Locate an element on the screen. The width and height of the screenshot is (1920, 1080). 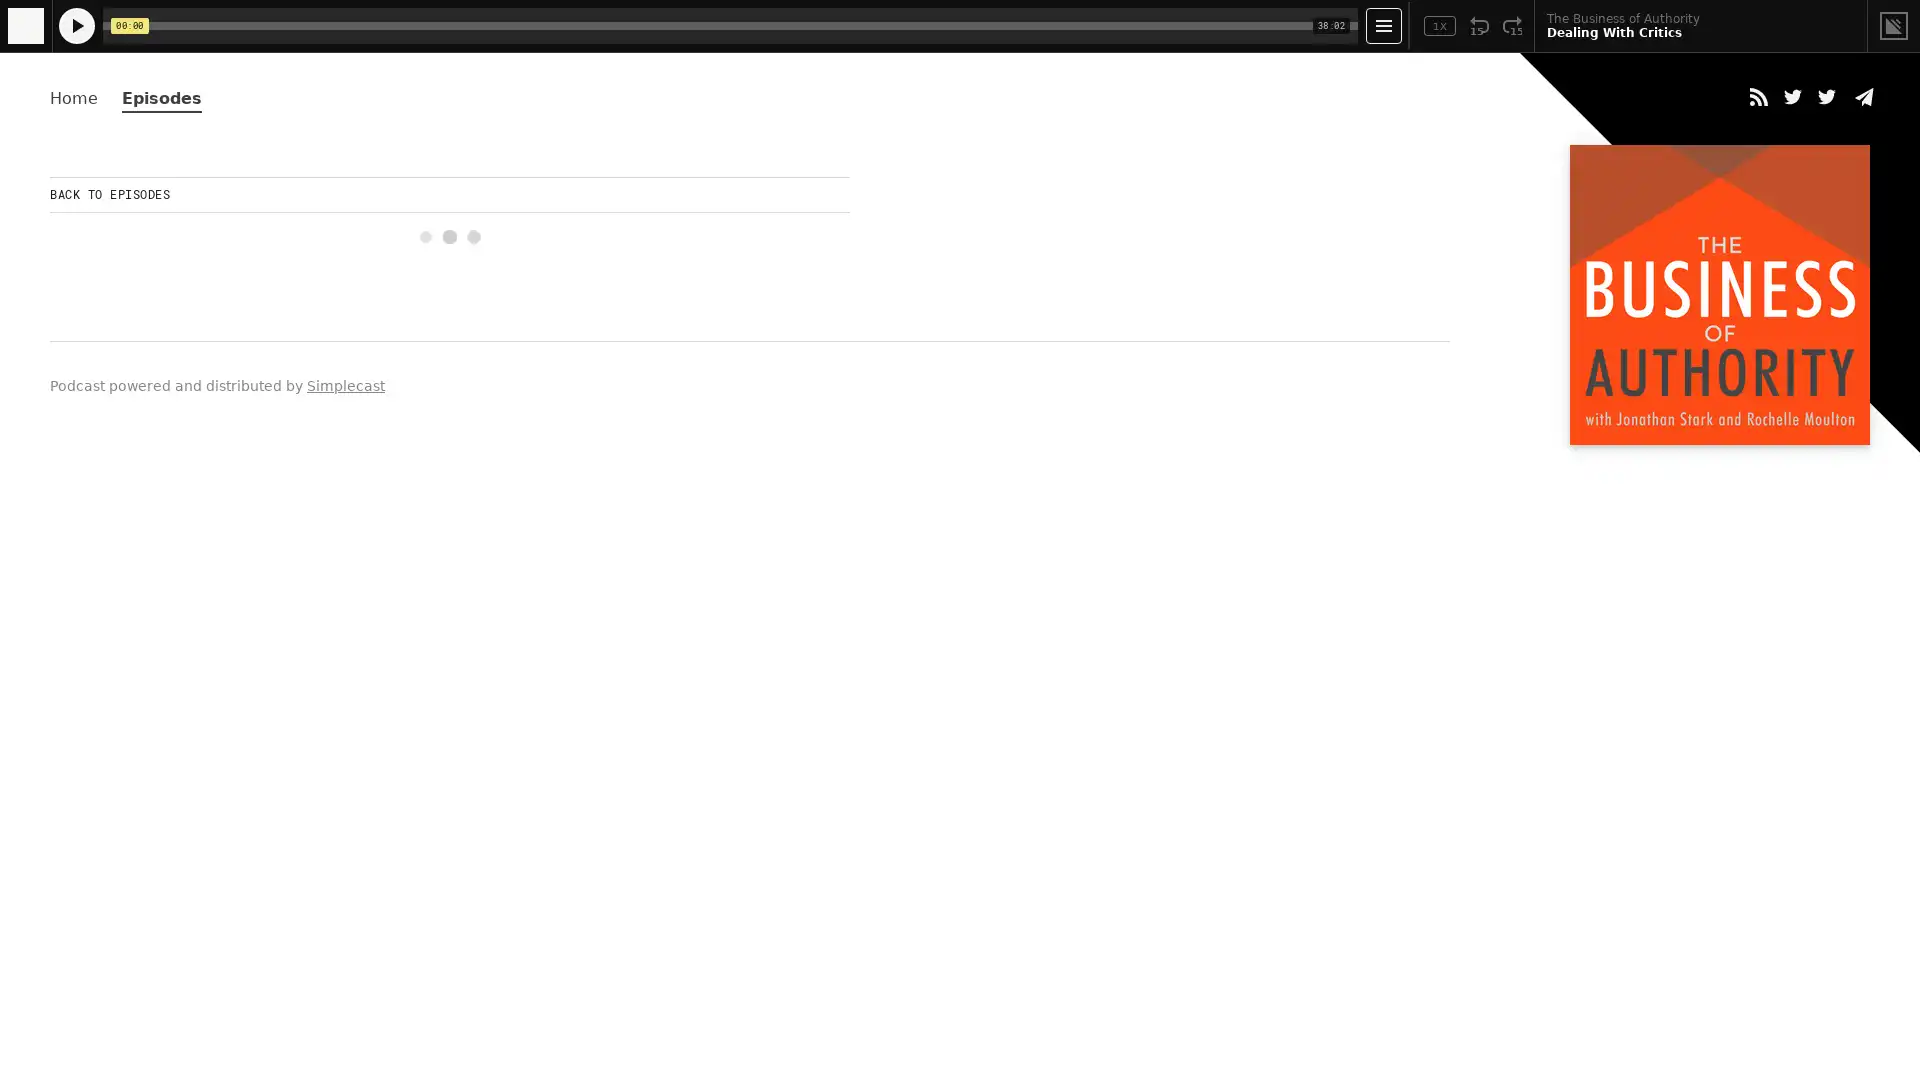
Play is located at coordinates (76, 26).